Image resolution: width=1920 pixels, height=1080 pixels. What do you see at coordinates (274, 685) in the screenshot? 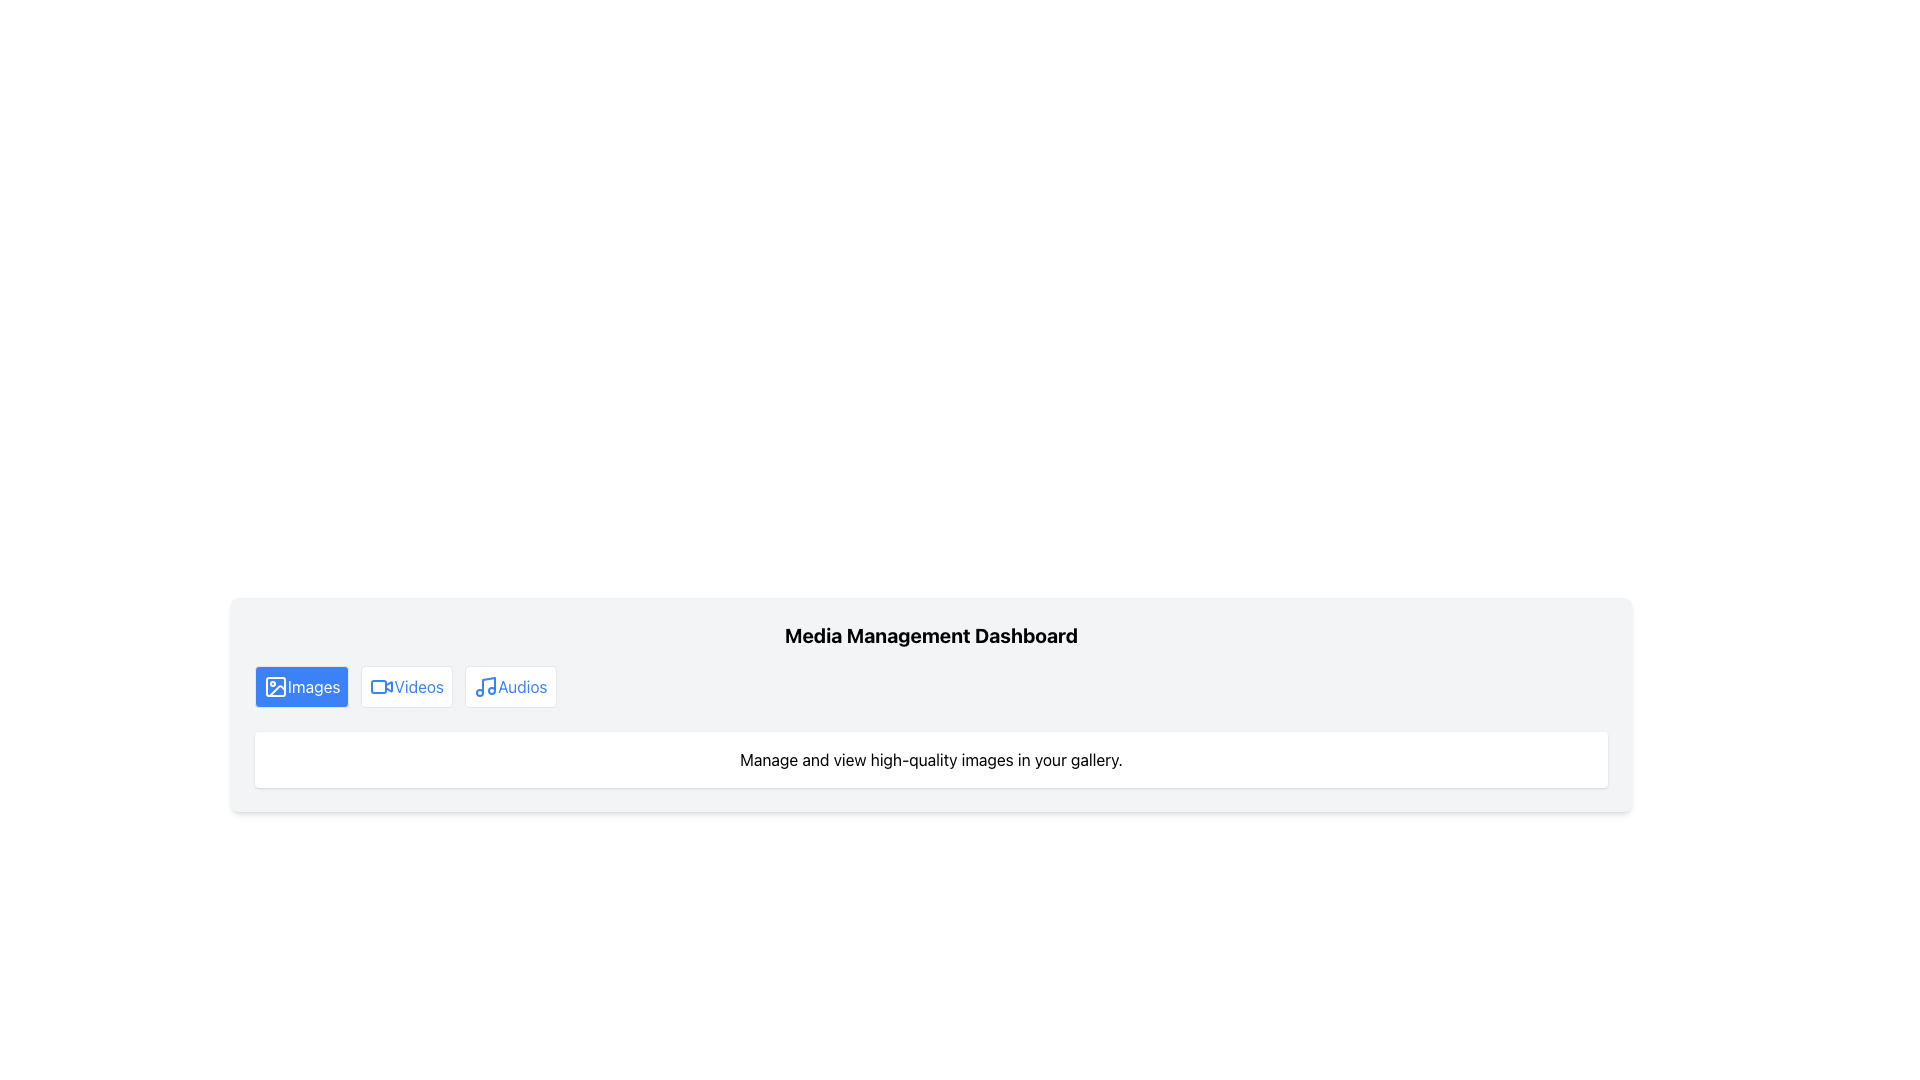
I see `the small rectangular SVG graphic with rounded corners, which is part of the icon located on the leftmost side of the row of buttons below the 'Media Management Dashboard' title` at bounding box center [274, 685].